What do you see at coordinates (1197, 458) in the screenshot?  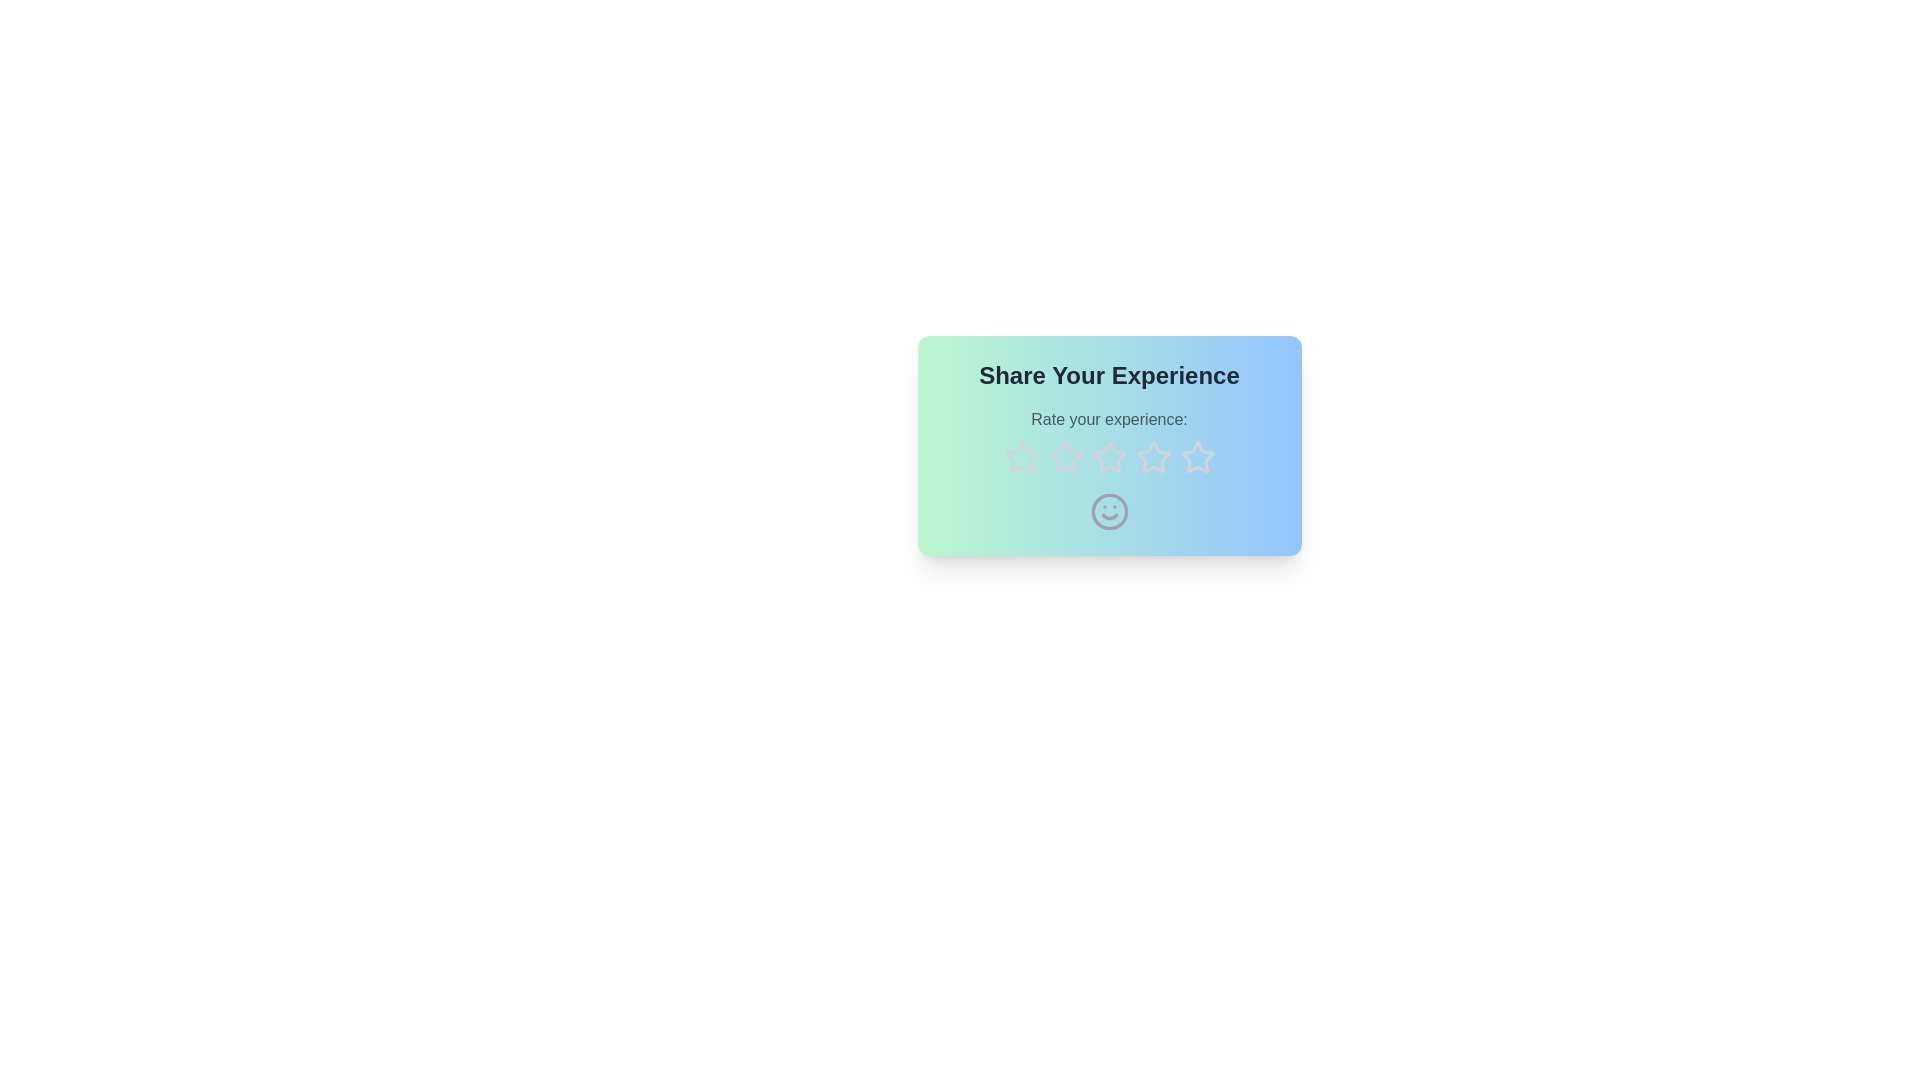 I see `the star corresponding to 5 to preview the rating` at bounding box center [1197, 458].